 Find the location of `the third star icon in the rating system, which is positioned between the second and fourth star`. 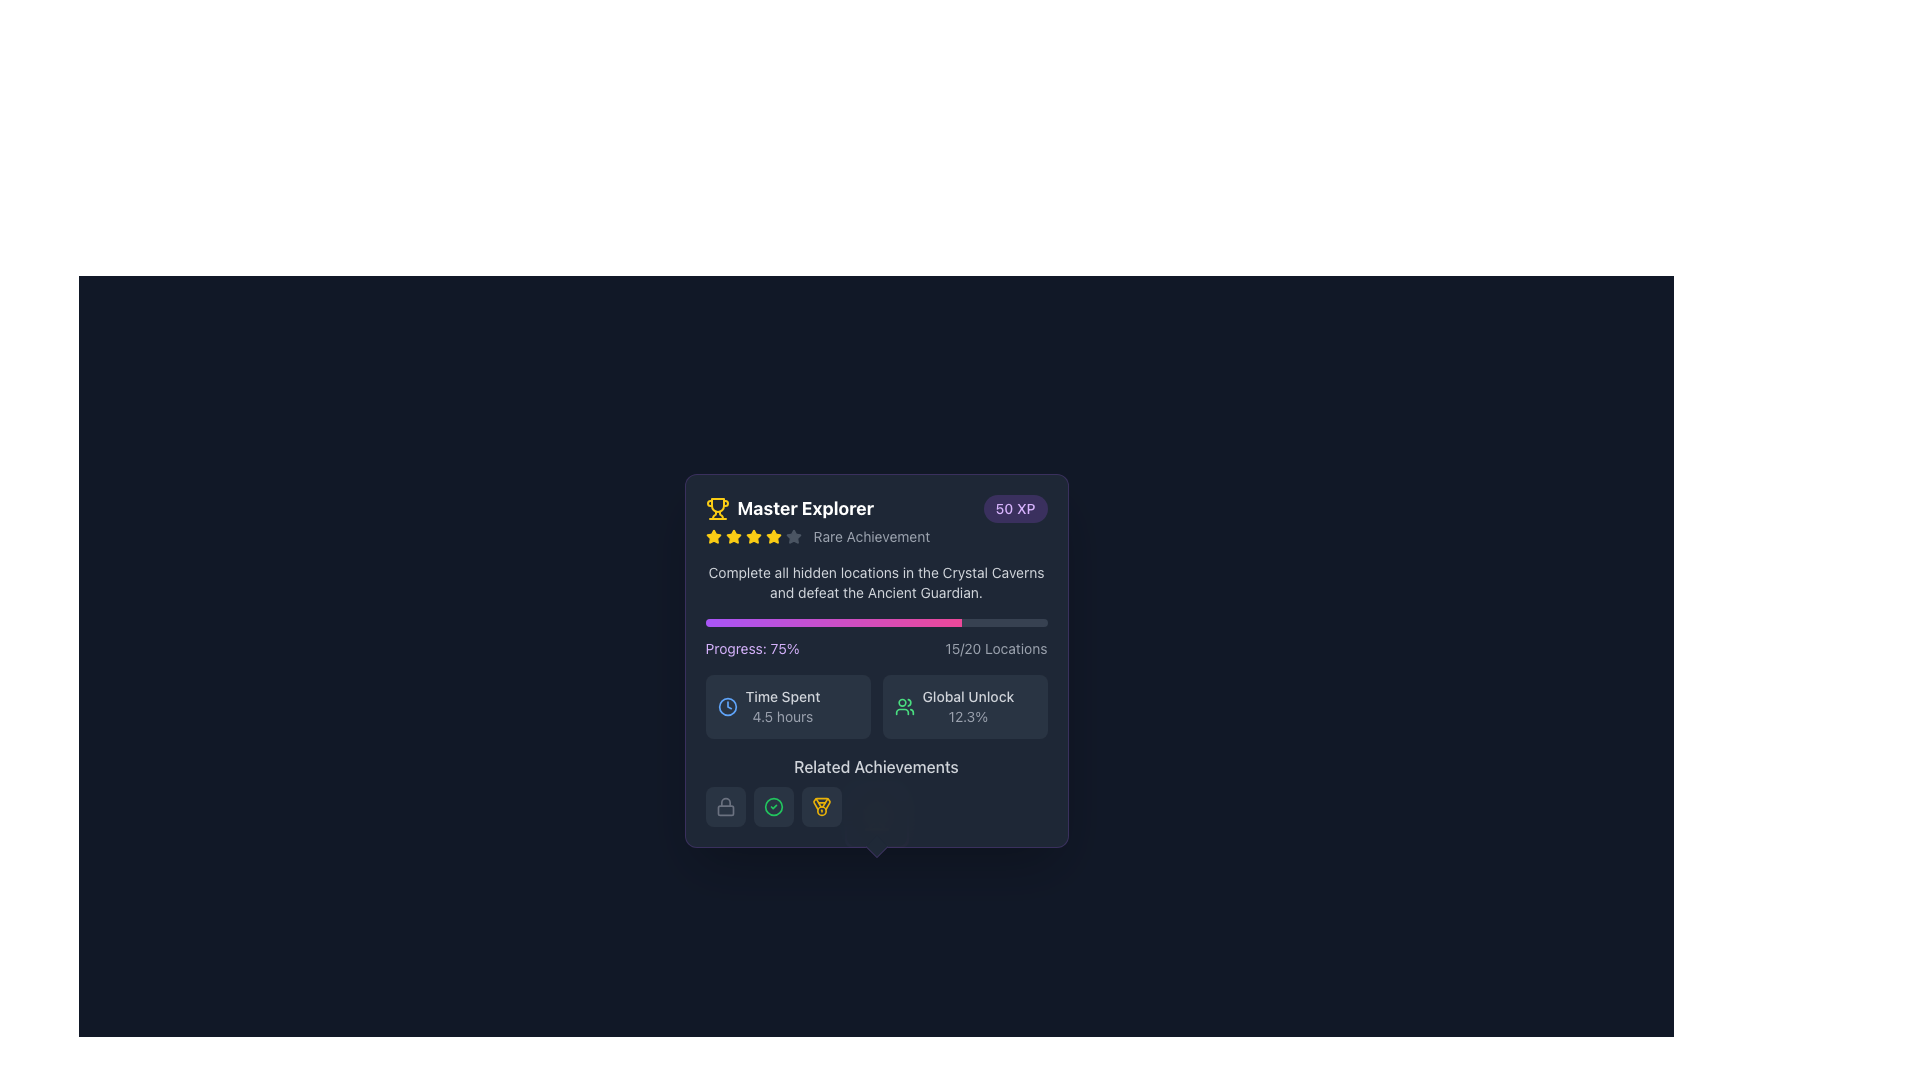

the third star icon in the rating system, which is positioned between the second and fourth star is located at coordinates (752, 535).